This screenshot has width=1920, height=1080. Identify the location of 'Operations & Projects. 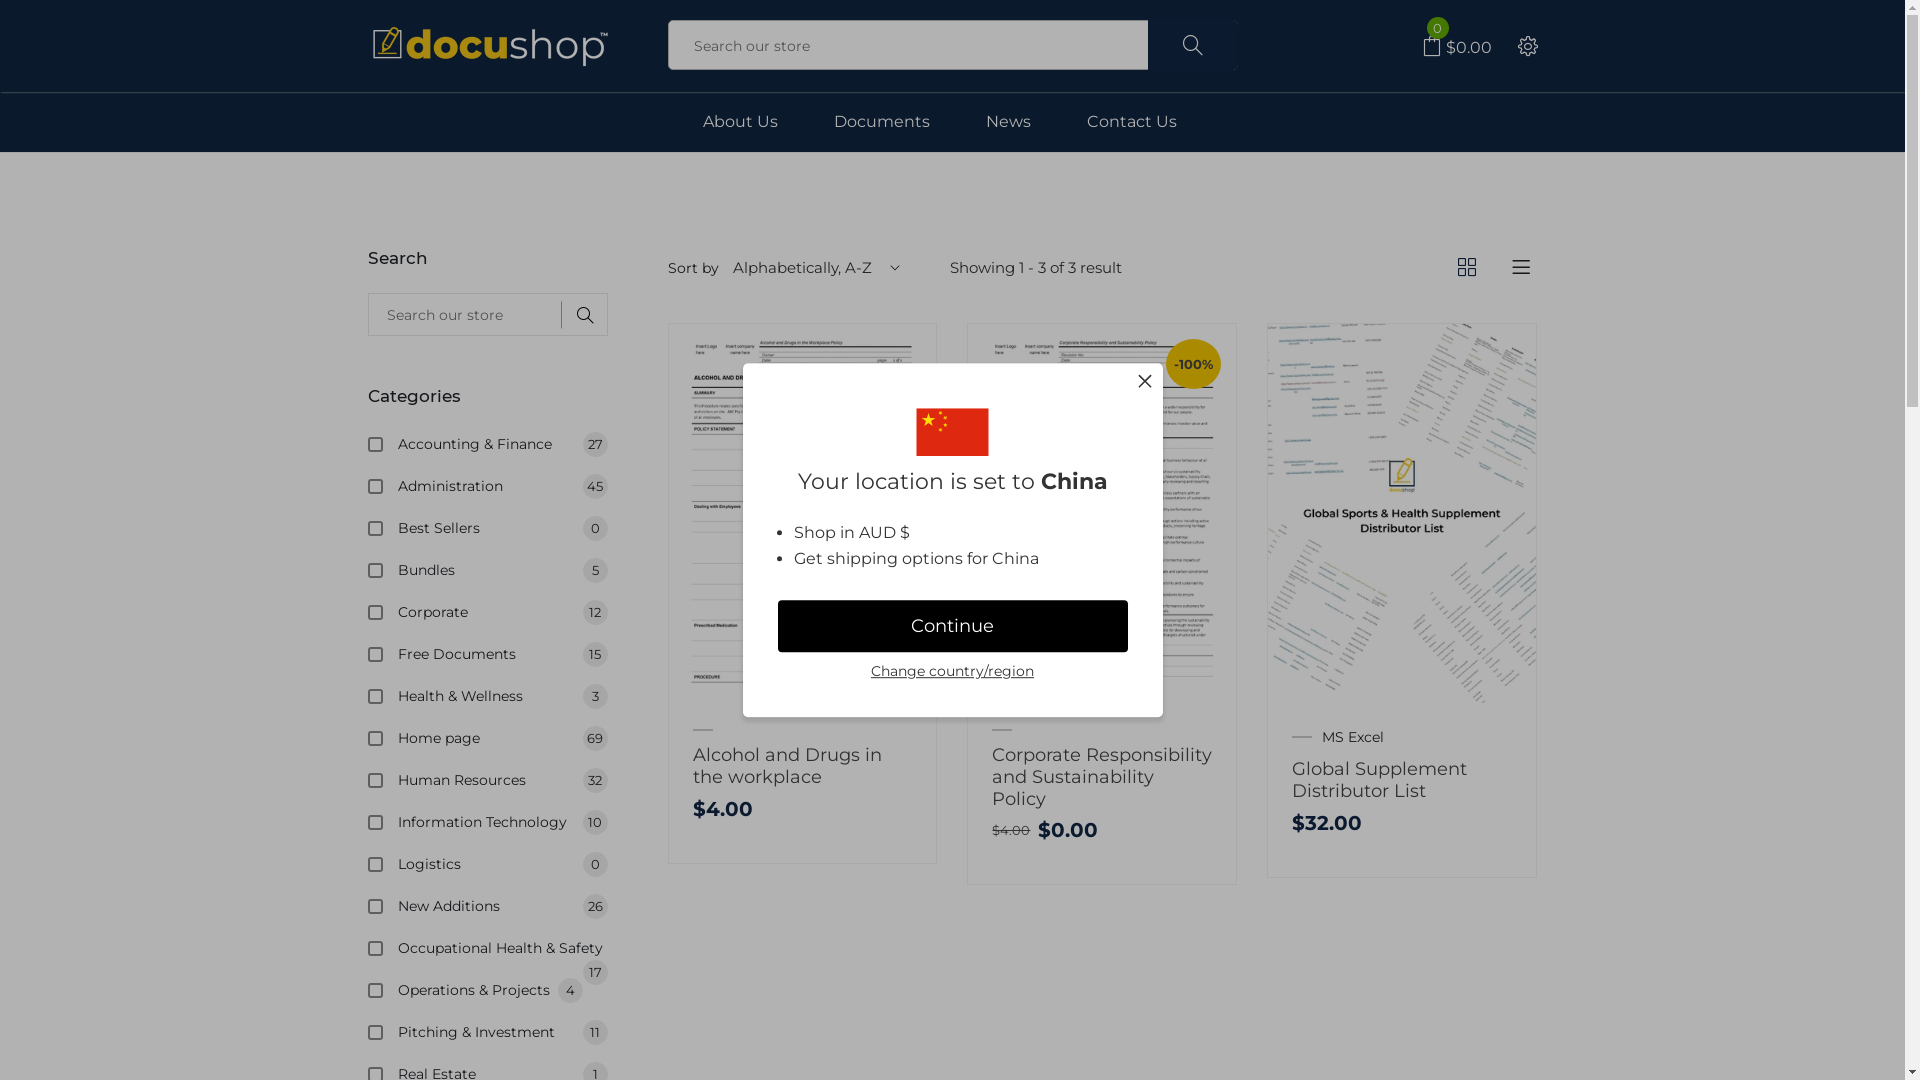
(503, 990).